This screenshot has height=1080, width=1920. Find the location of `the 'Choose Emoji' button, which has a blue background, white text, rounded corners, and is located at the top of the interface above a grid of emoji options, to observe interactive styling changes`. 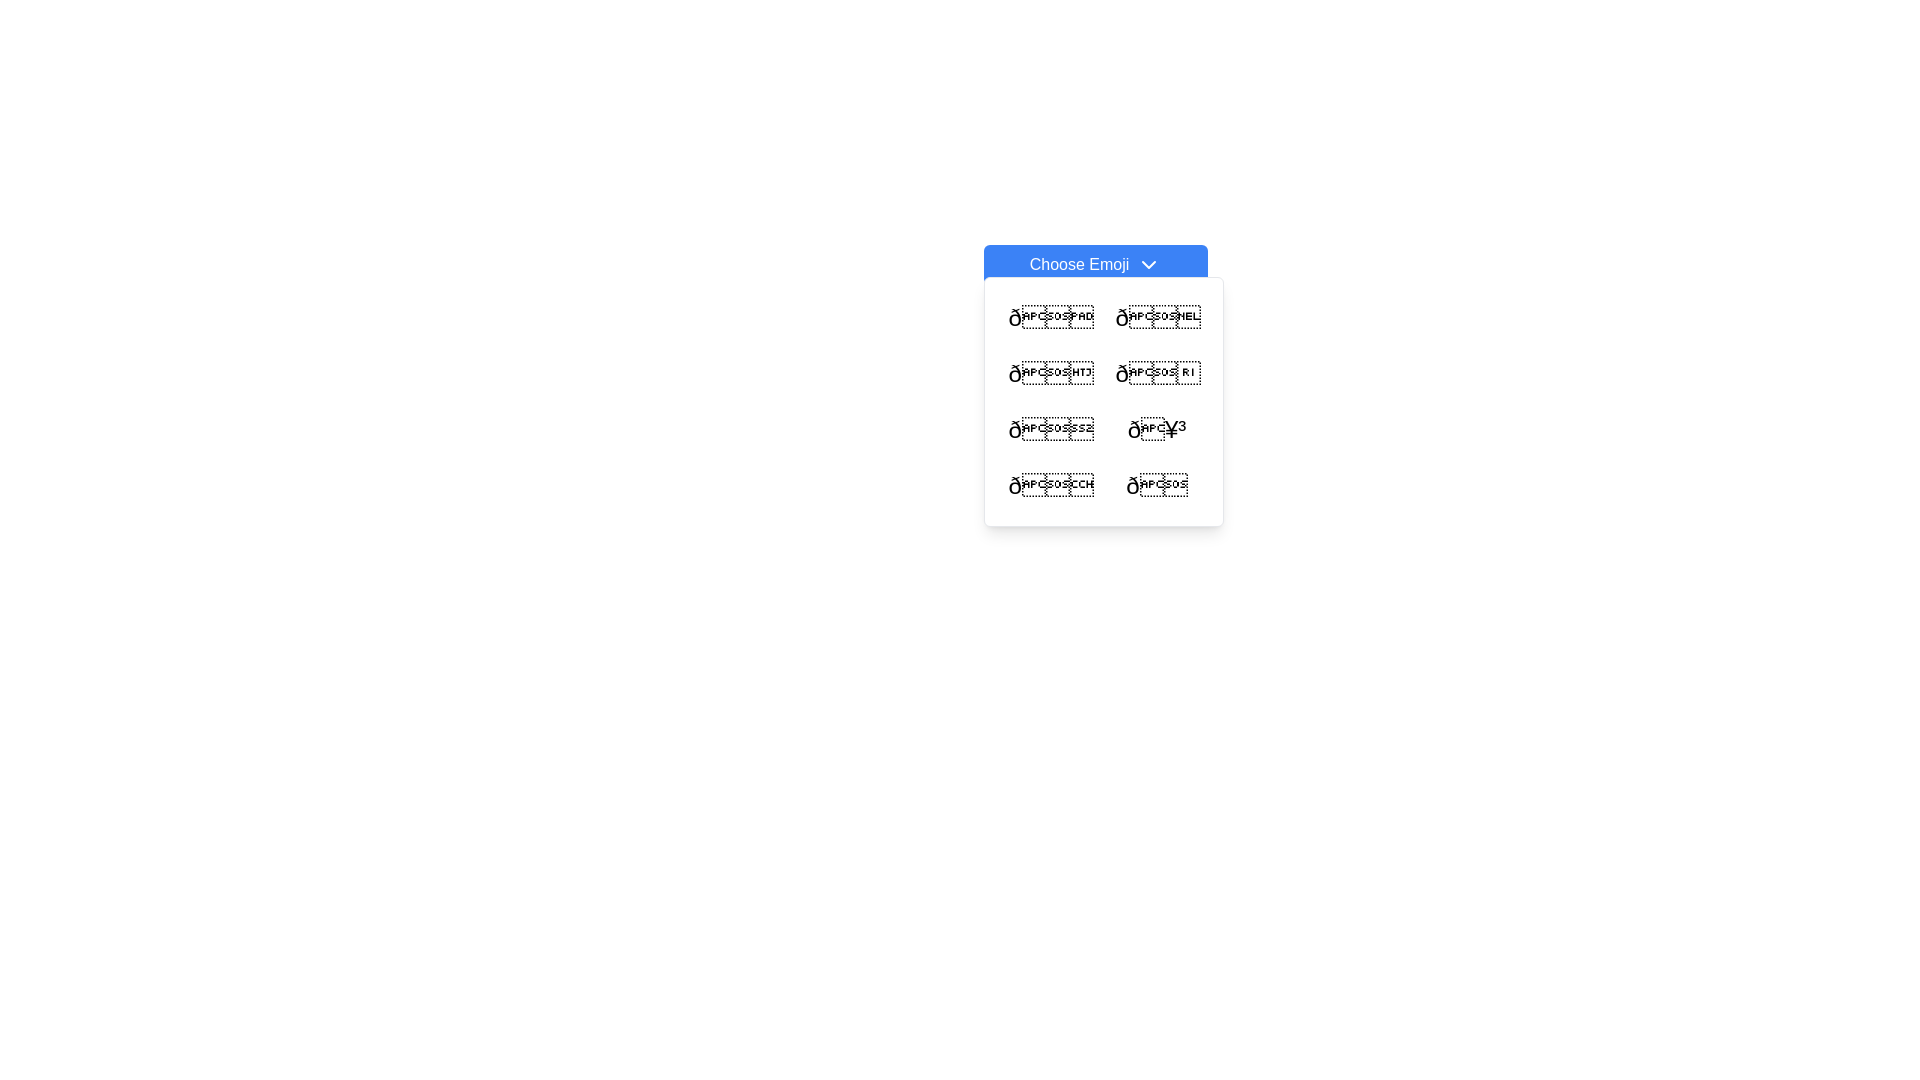

the 'Choose Emoji' button, which has a blue background, white text, rounded corners, and is located at the top of the interface above a grid of emoji options, to observe interactive styling changes is located at coordinates (1094, 264).